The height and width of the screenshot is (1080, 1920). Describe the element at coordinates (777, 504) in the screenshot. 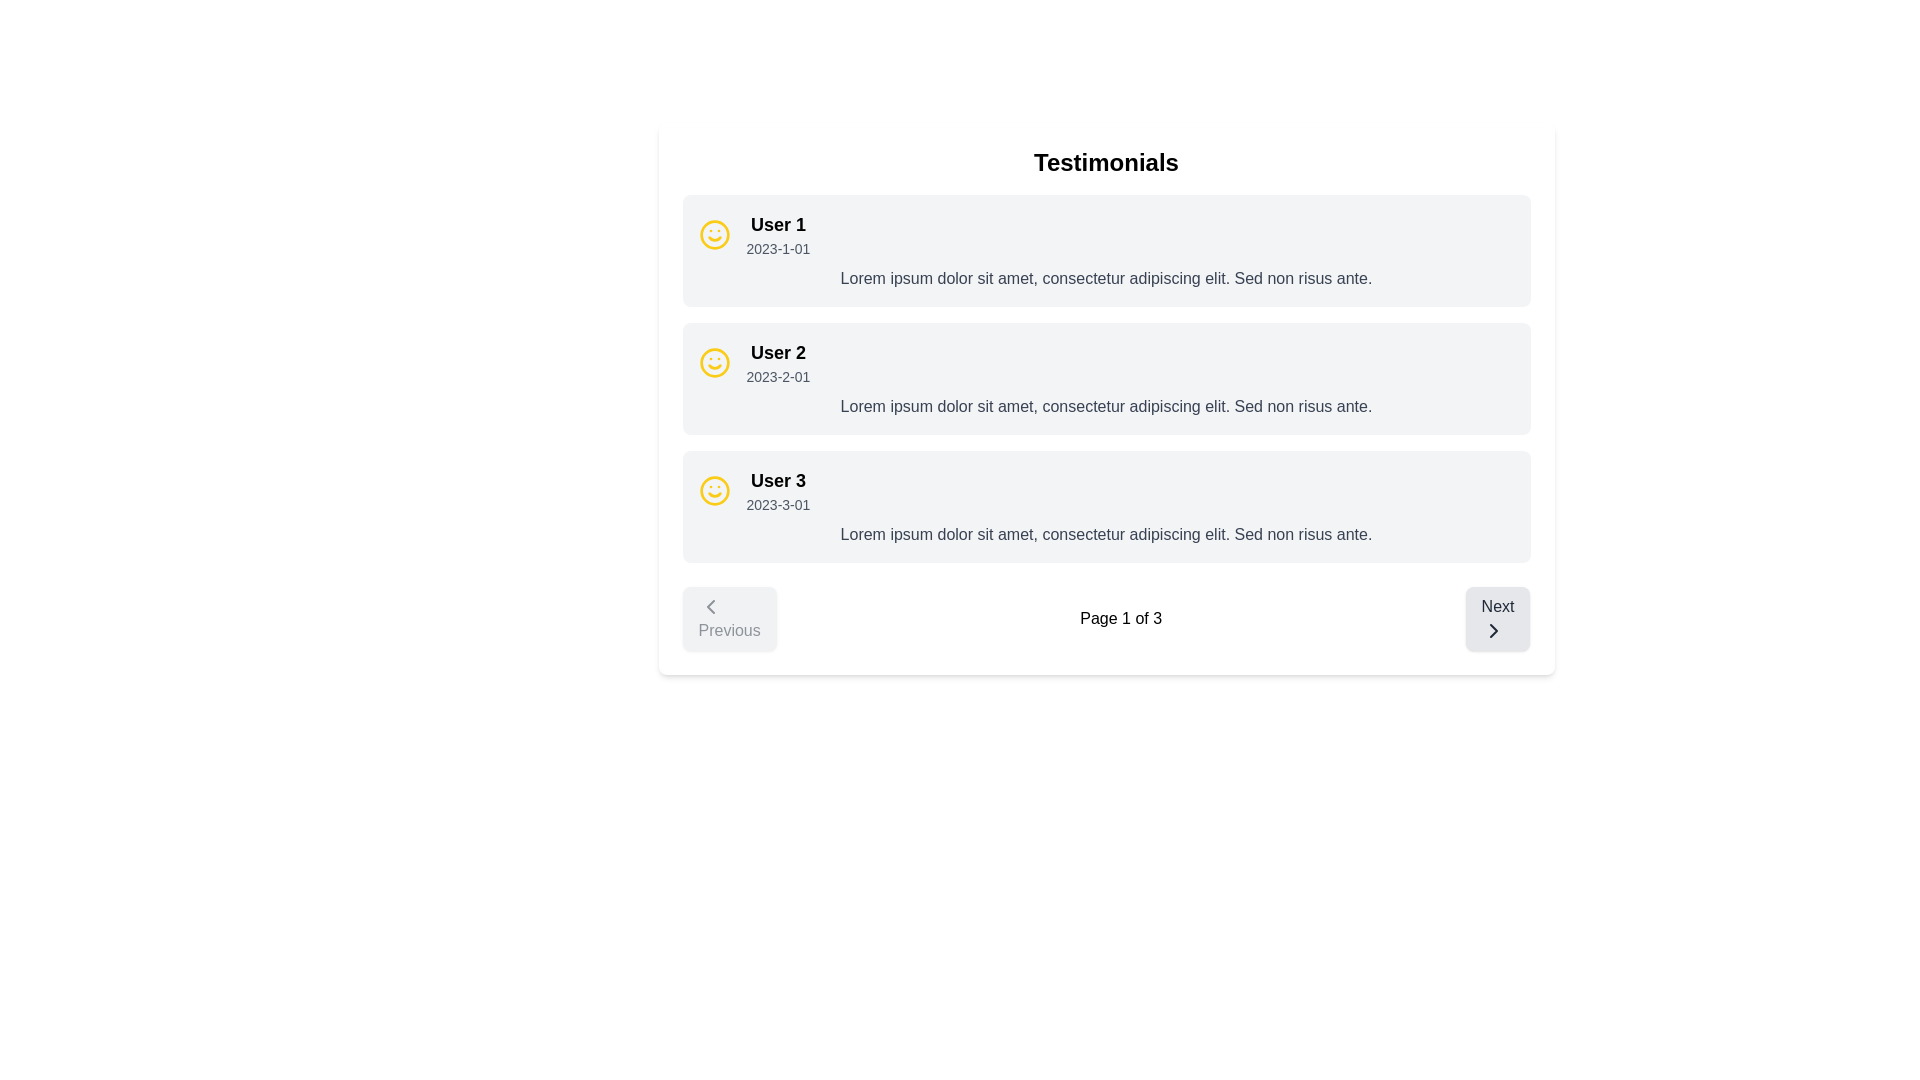

I see `the text label displaying '2023-3-01', which is located below the bold header 'User 3' in the testimonial entry box` at that location.